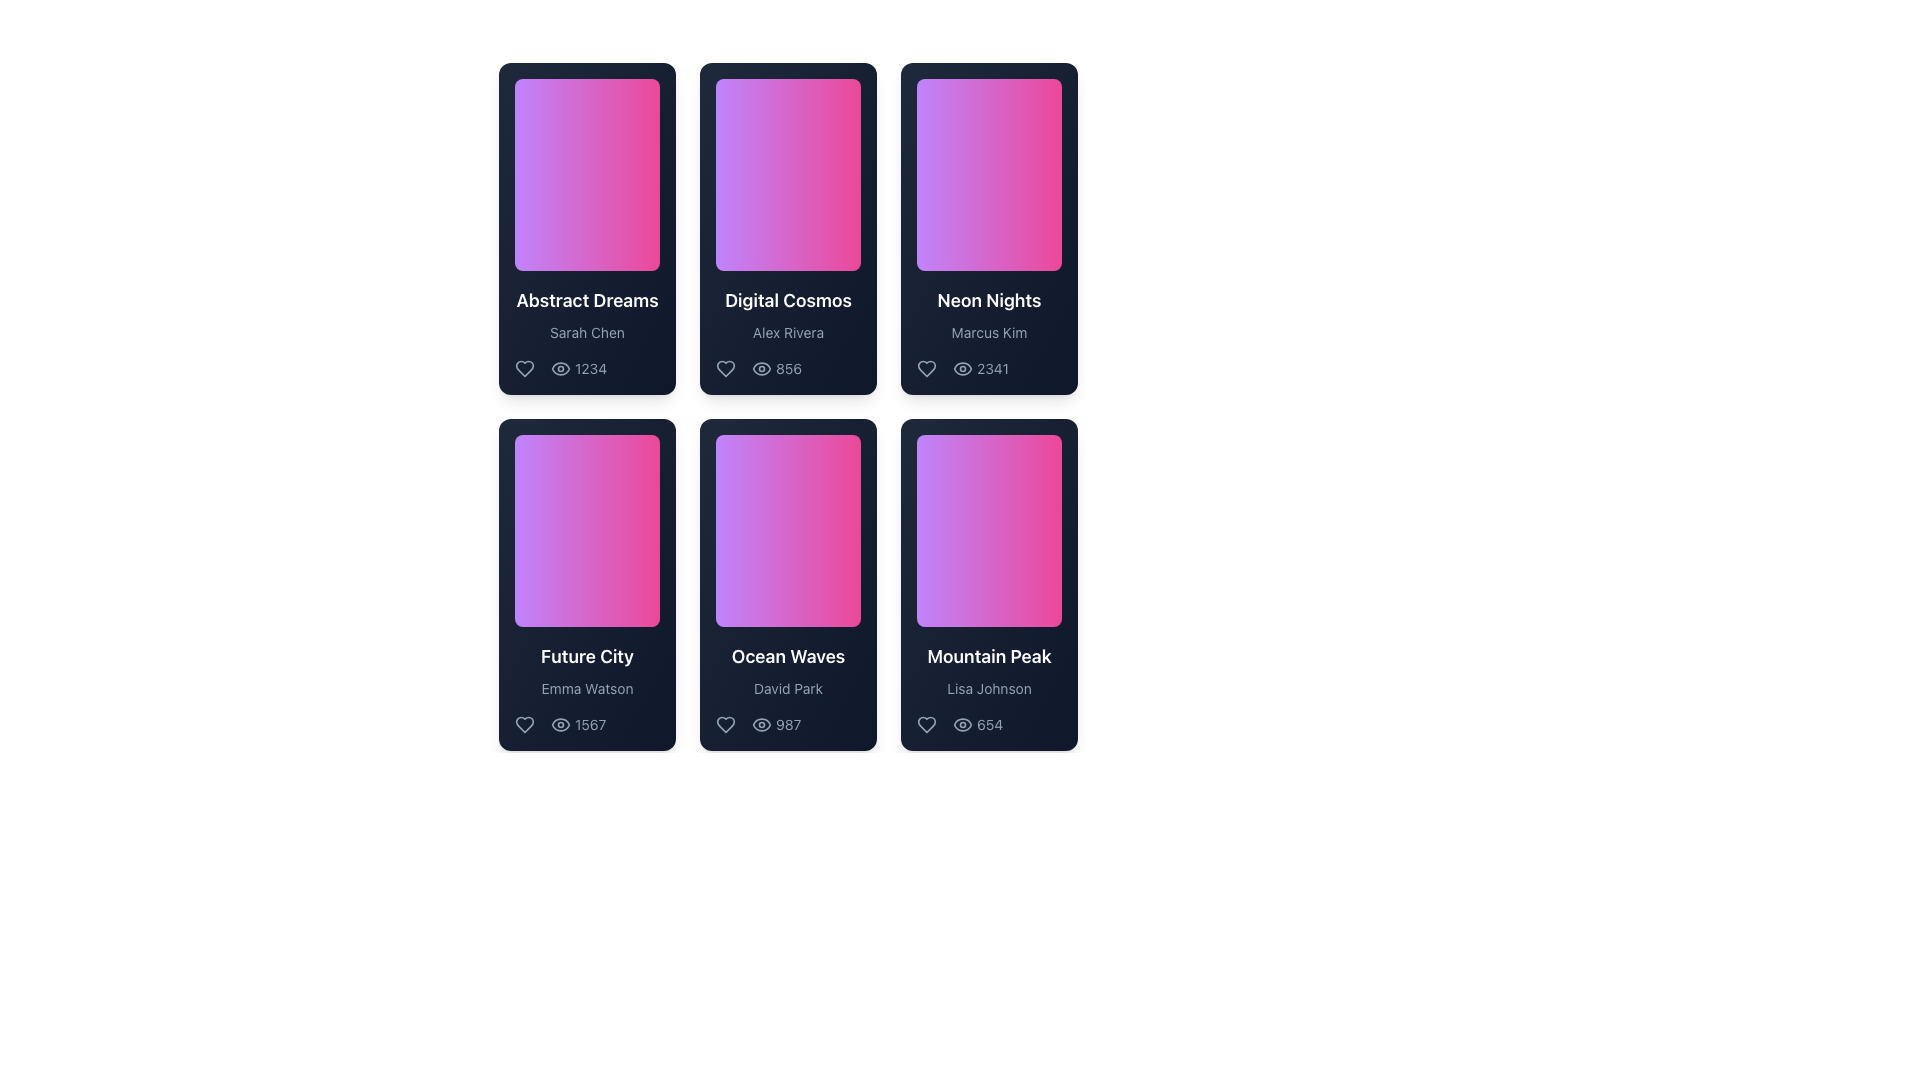 Image resolution: width=1920 pixels, height=1080 pixels. Describe the element at coordinates (586, 227) in the screenshot. I see `the card element titled 'Abstract Dreams' that has a gradient background, rounded corners, and contains the title and icons at the bottom` at that location.